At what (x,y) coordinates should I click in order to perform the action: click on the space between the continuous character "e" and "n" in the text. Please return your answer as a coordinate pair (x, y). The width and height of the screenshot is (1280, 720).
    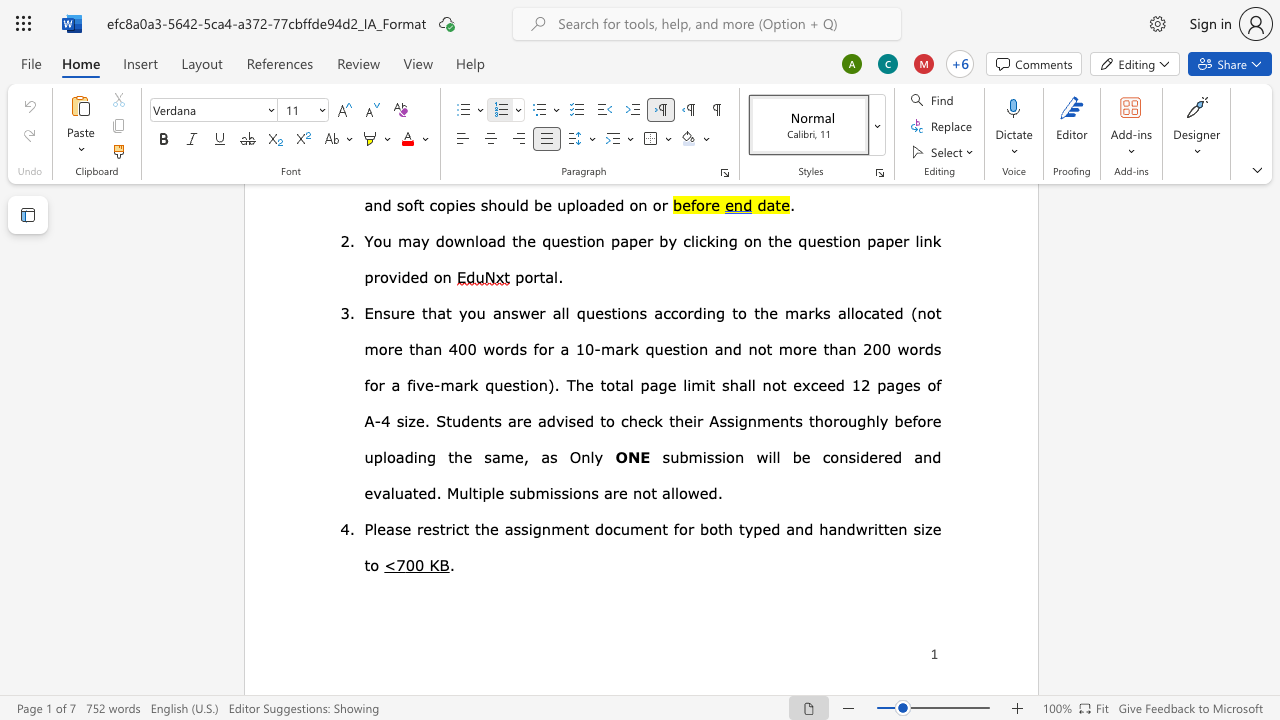
    Looking at the image, I should click on (897, 527).